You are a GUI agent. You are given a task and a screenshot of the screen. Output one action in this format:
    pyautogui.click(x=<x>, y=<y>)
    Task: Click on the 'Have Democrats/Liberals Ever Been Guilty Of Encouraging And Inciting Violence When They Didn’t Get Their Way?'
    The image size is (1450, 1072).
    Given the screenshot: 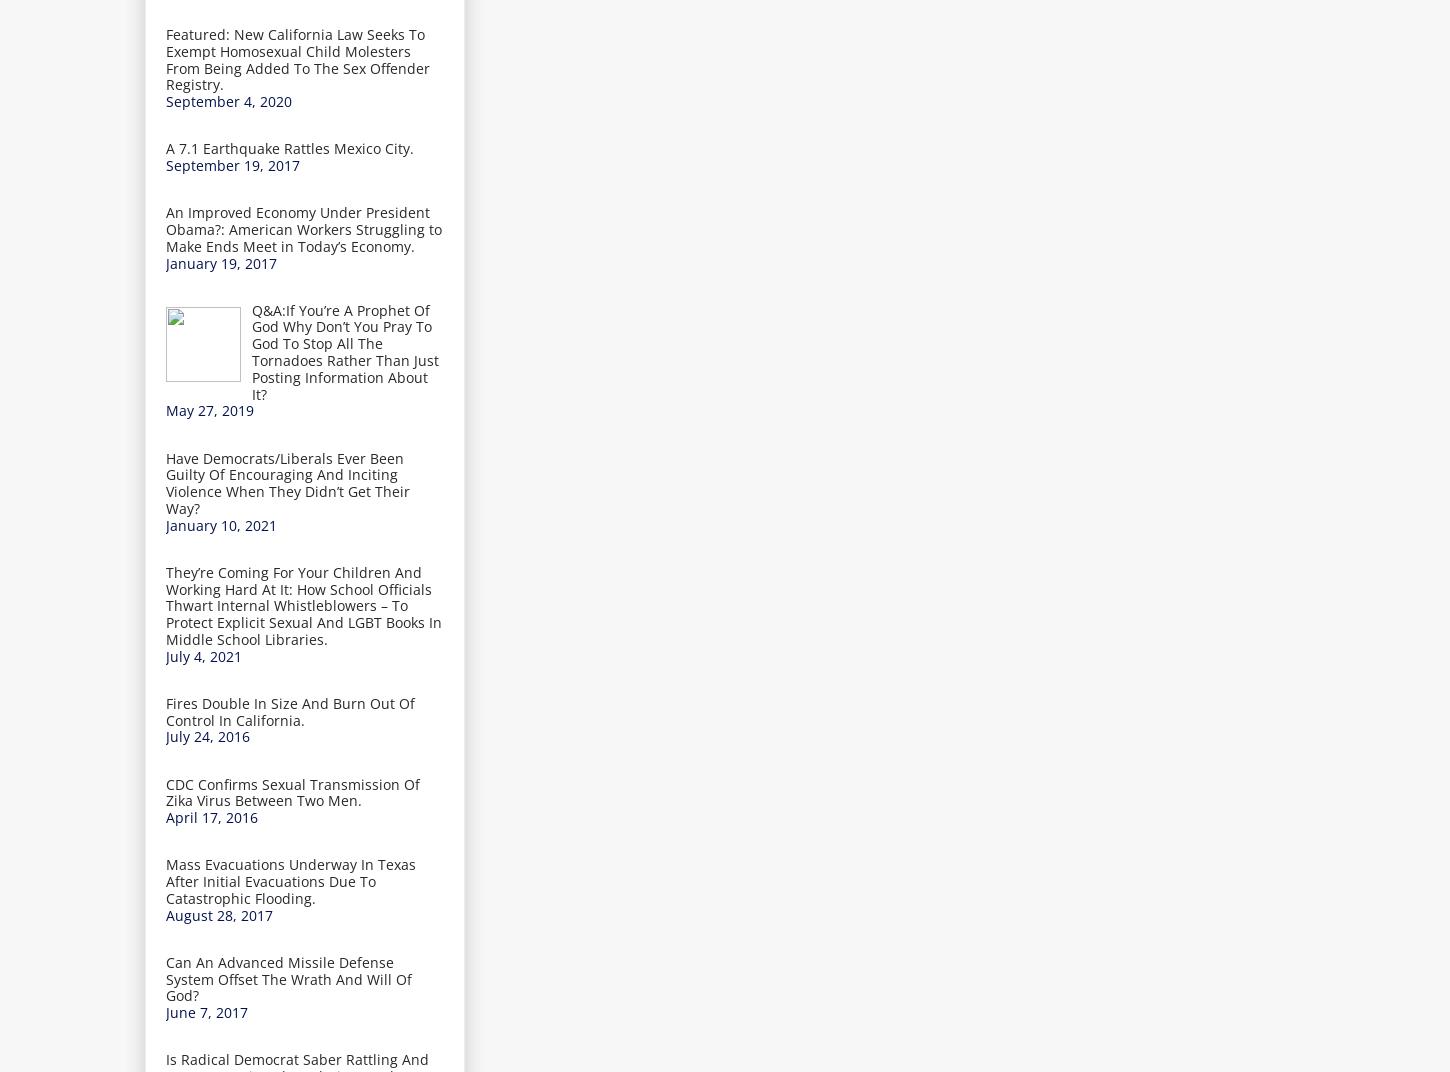 What is the action you would take?
    pyautogui.click(x=287, y=482)
    